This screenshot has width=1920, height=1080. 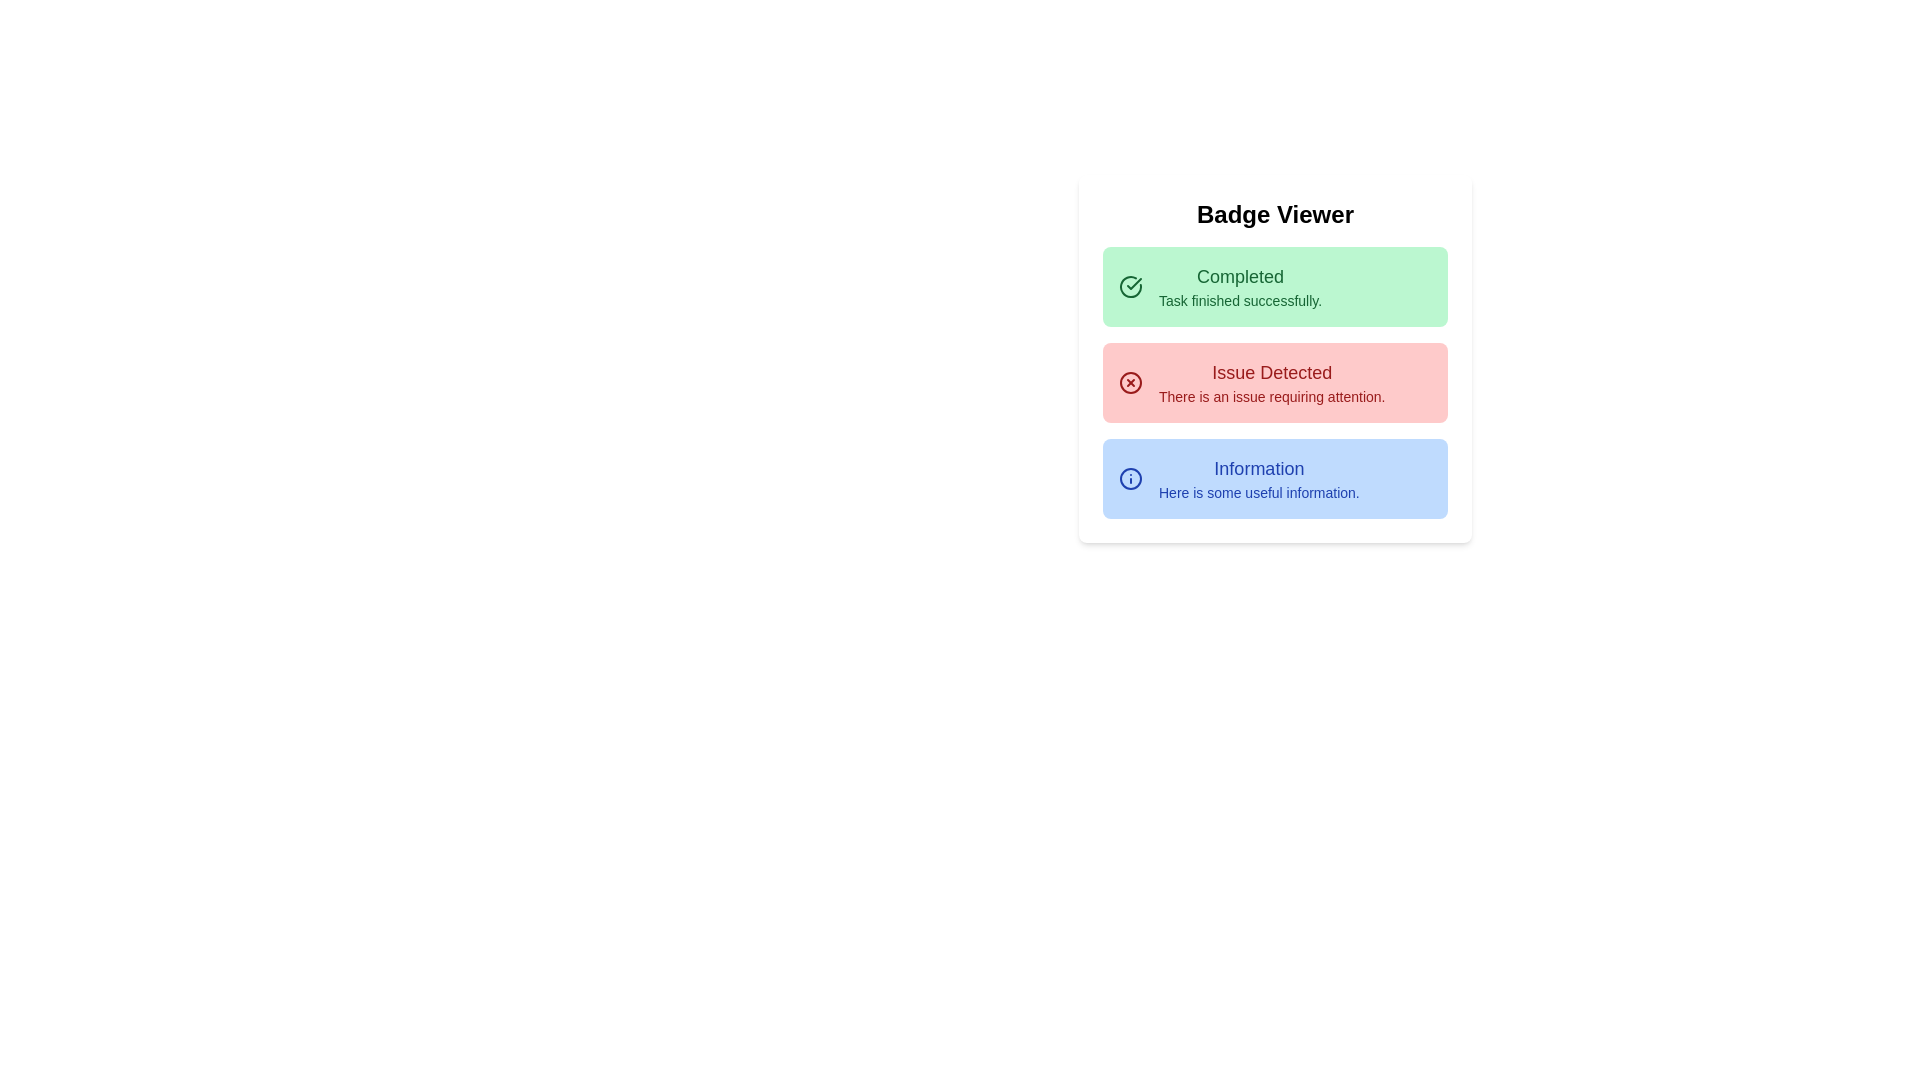 What do you see at coordinates (1258, 478) in the screenshot?
I see `the static Text label at the bottom of the Badge Viewer card, which is the last item following the 'Issue Detected' and 'Completed' boxes` at bounding box center [1258, 478].